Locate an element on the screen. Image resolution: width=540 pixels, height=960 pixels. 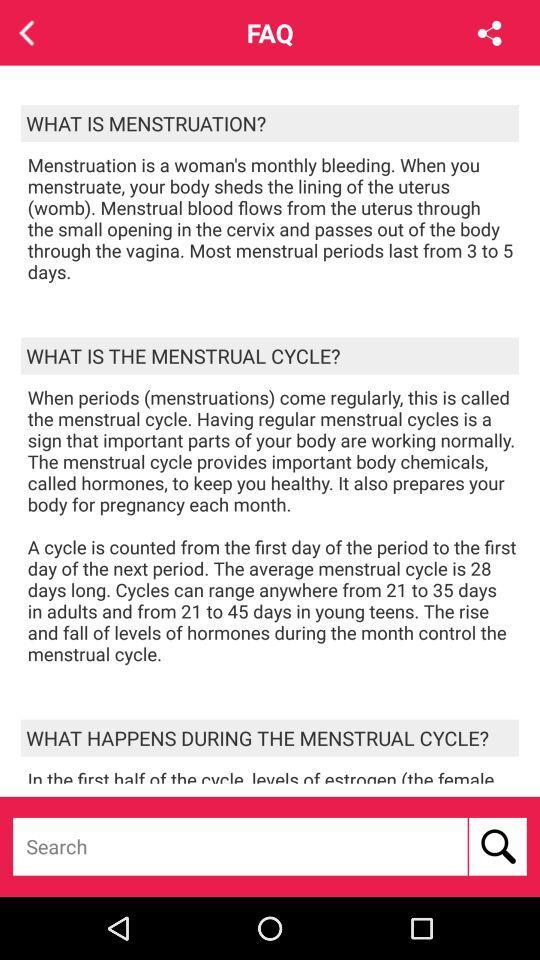
the icon below the when periods menstruations is located at coordinates (270, 737).